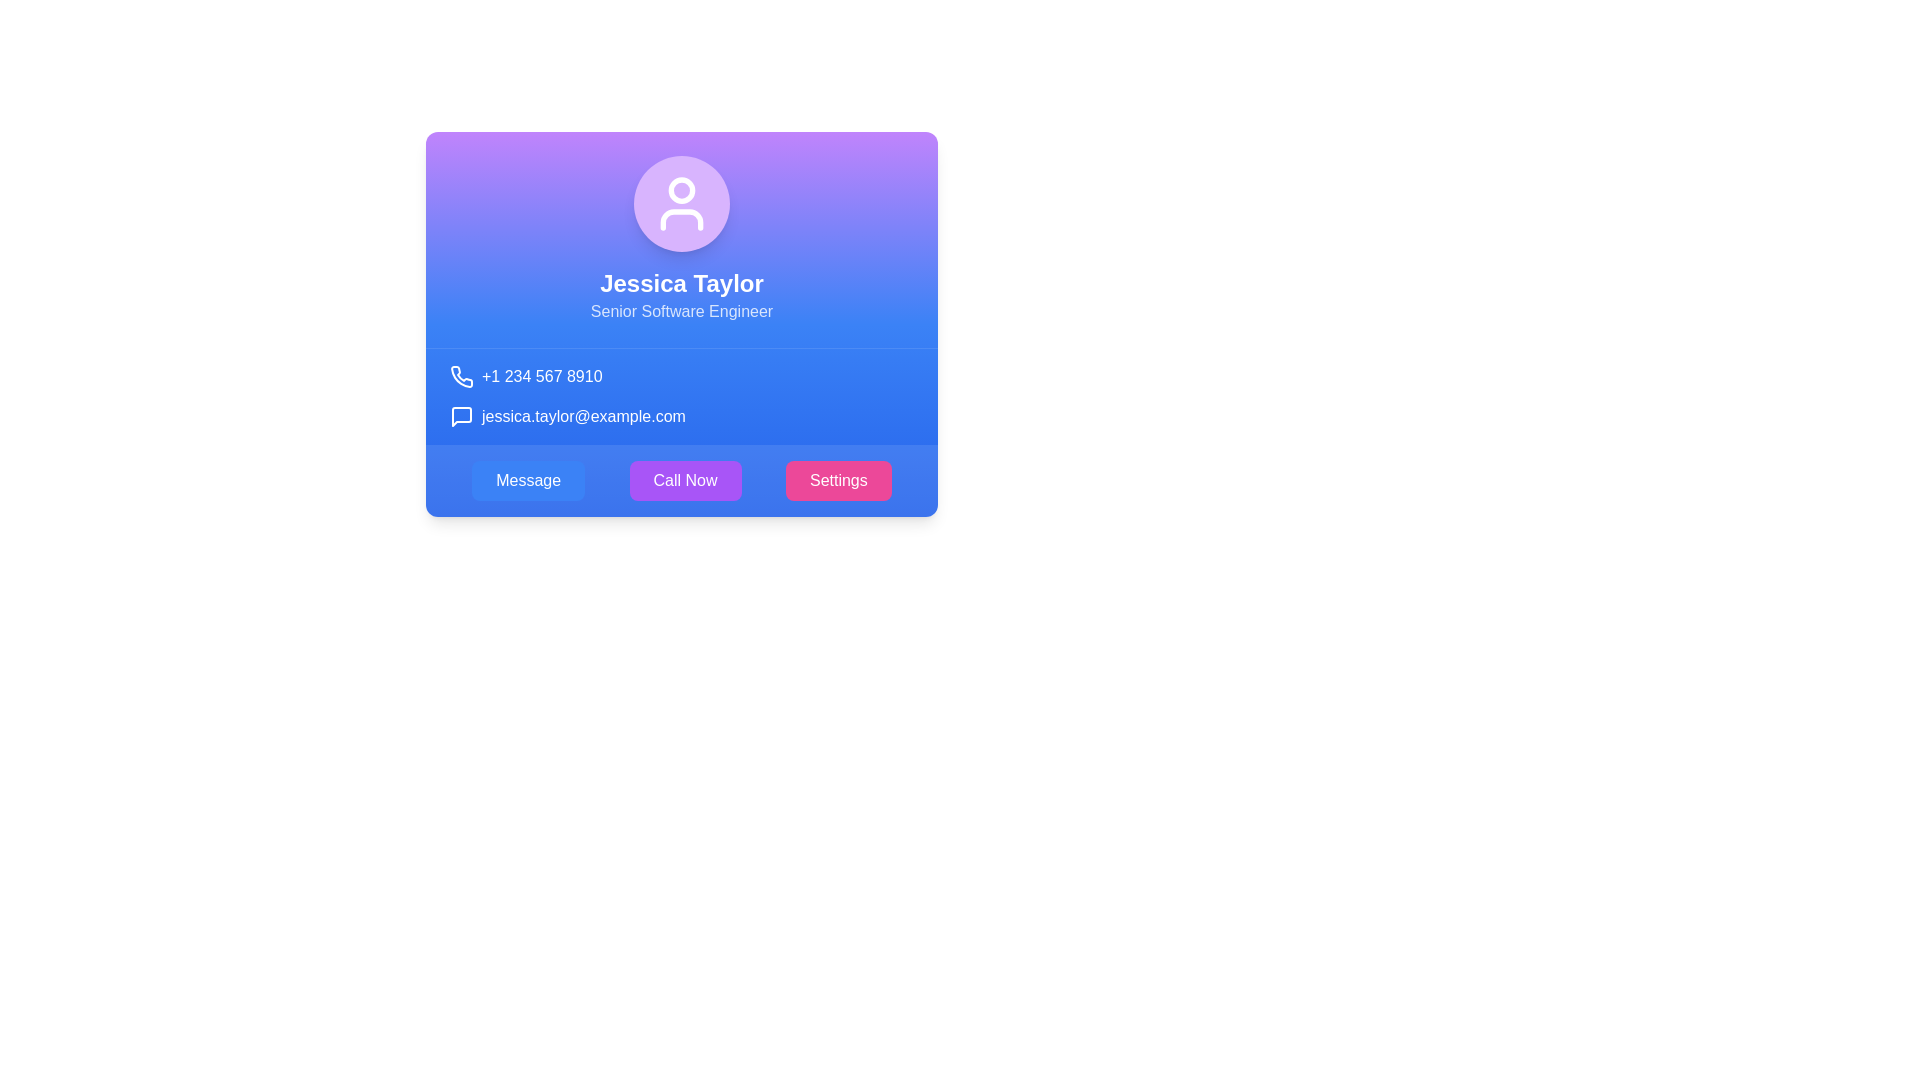 The width and height of the screenshot is (1920, 1080). Describe the element at coordinates (460, 415) in the screenshot. I see `the message bubble icon, which is a rounded square with a tail at the bottom-left corner, located near the middle section of the contact card layout` at that location.